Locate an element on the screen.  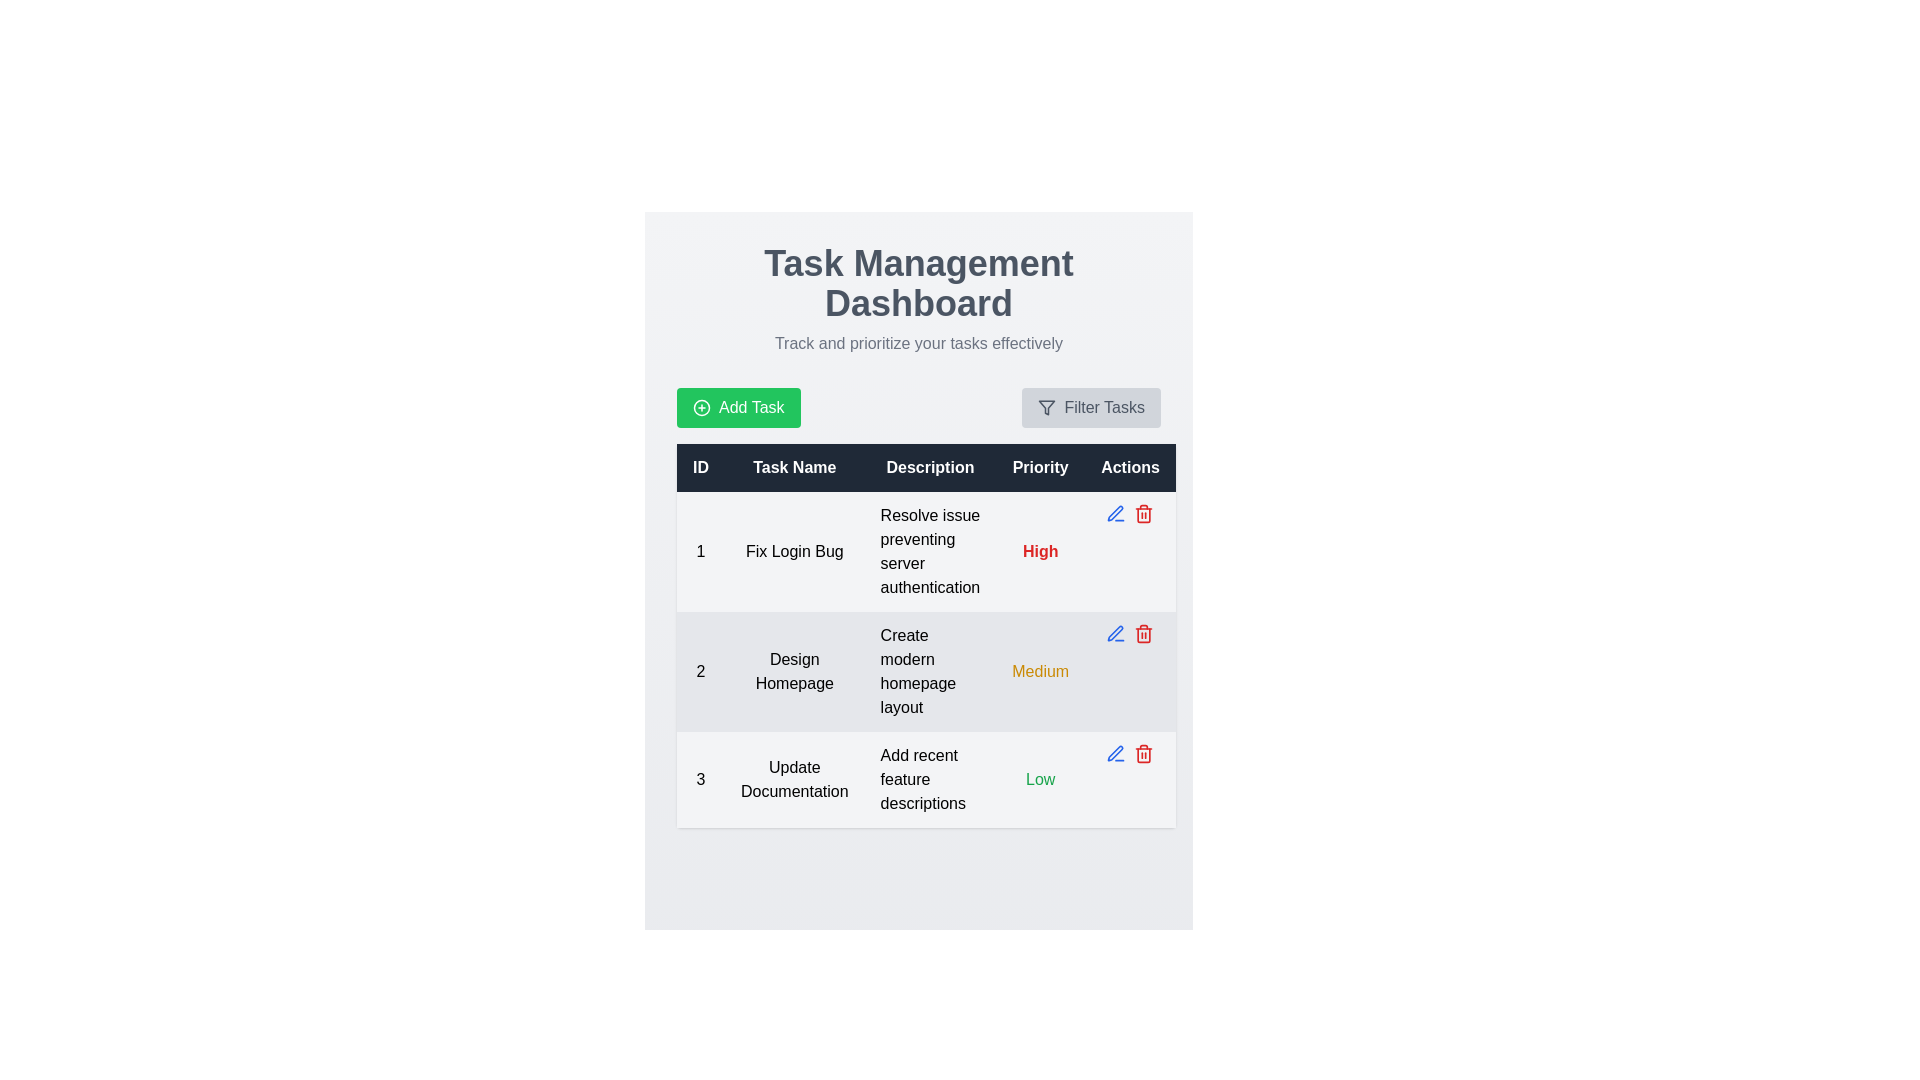
the appearance of the circular icon with a plus symbol inside it, which is styled with a green background and located to the left of the 'Add Task' text in the 'Task Management Dashboard' interface is located at coordinates (701, 407).